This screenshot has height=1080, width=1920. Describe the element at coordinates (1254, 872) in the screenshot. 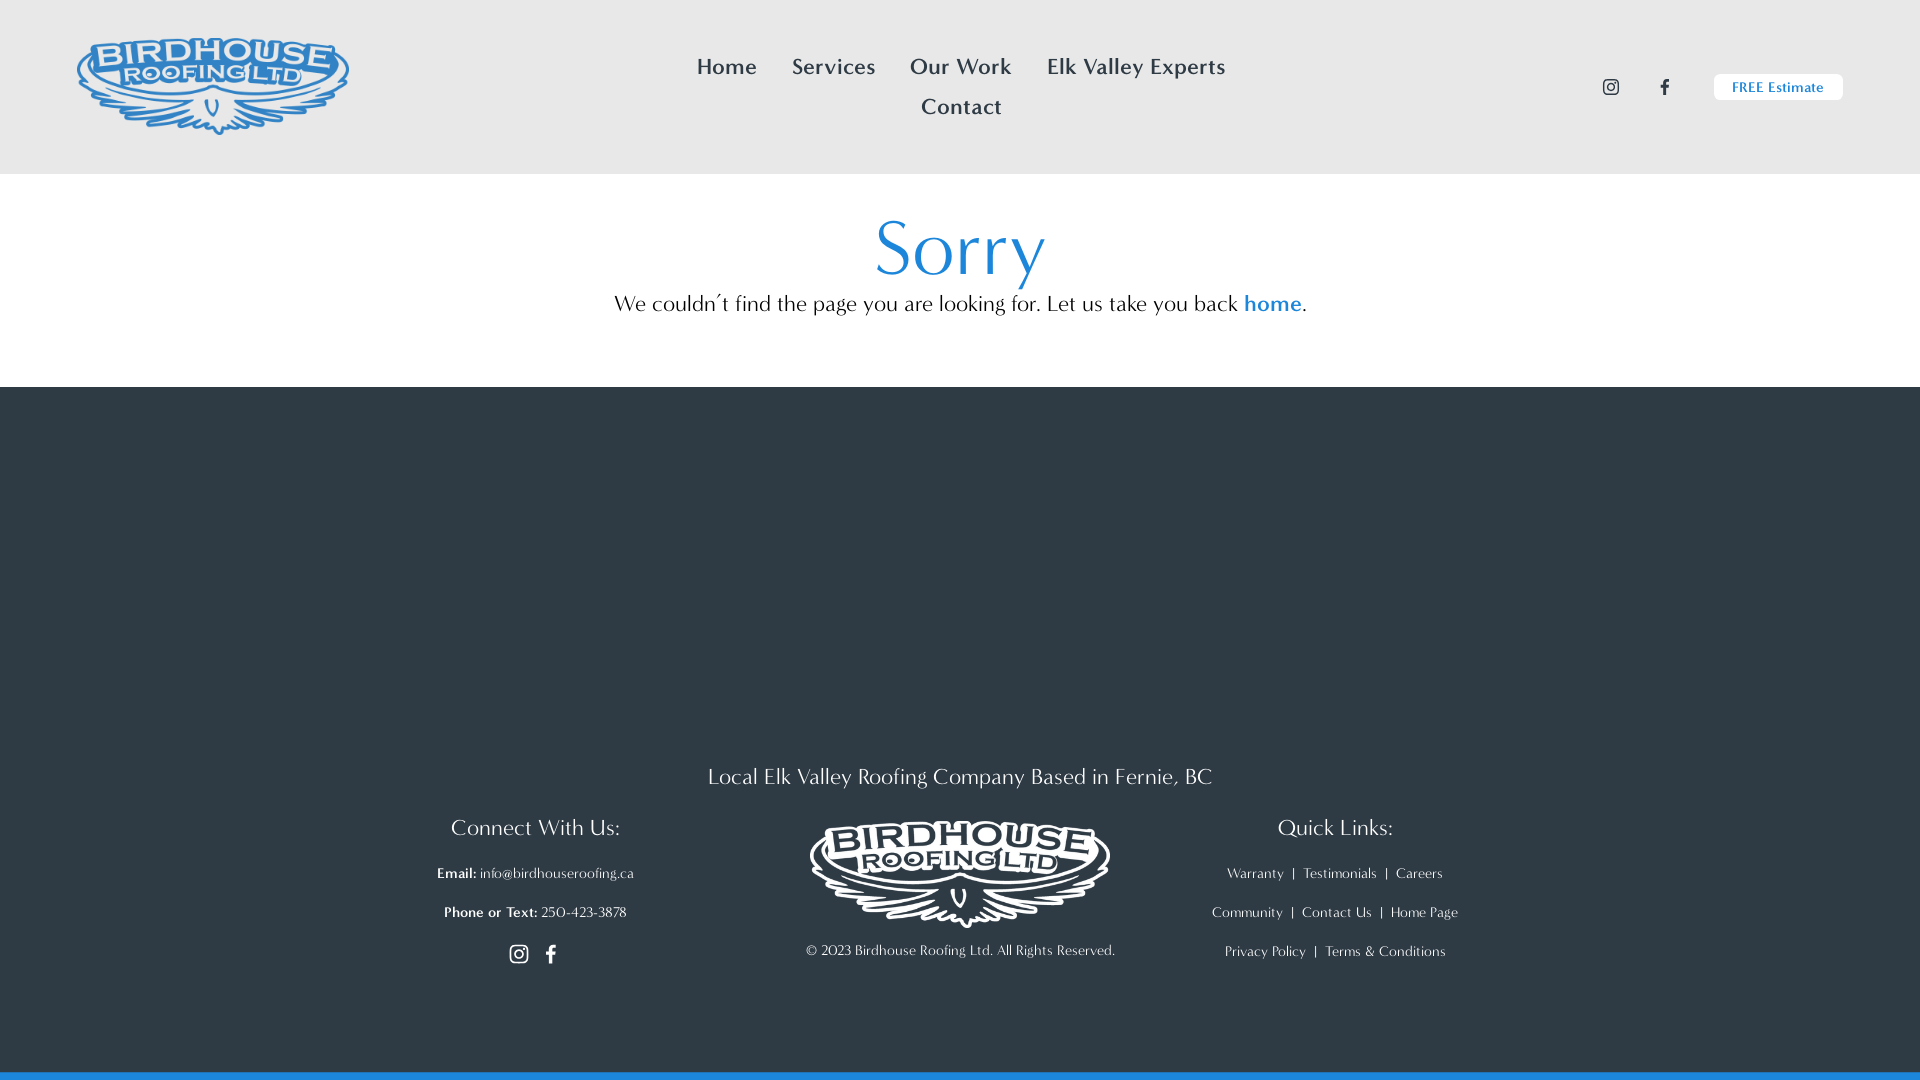

I see `'Warranty'` at that location.